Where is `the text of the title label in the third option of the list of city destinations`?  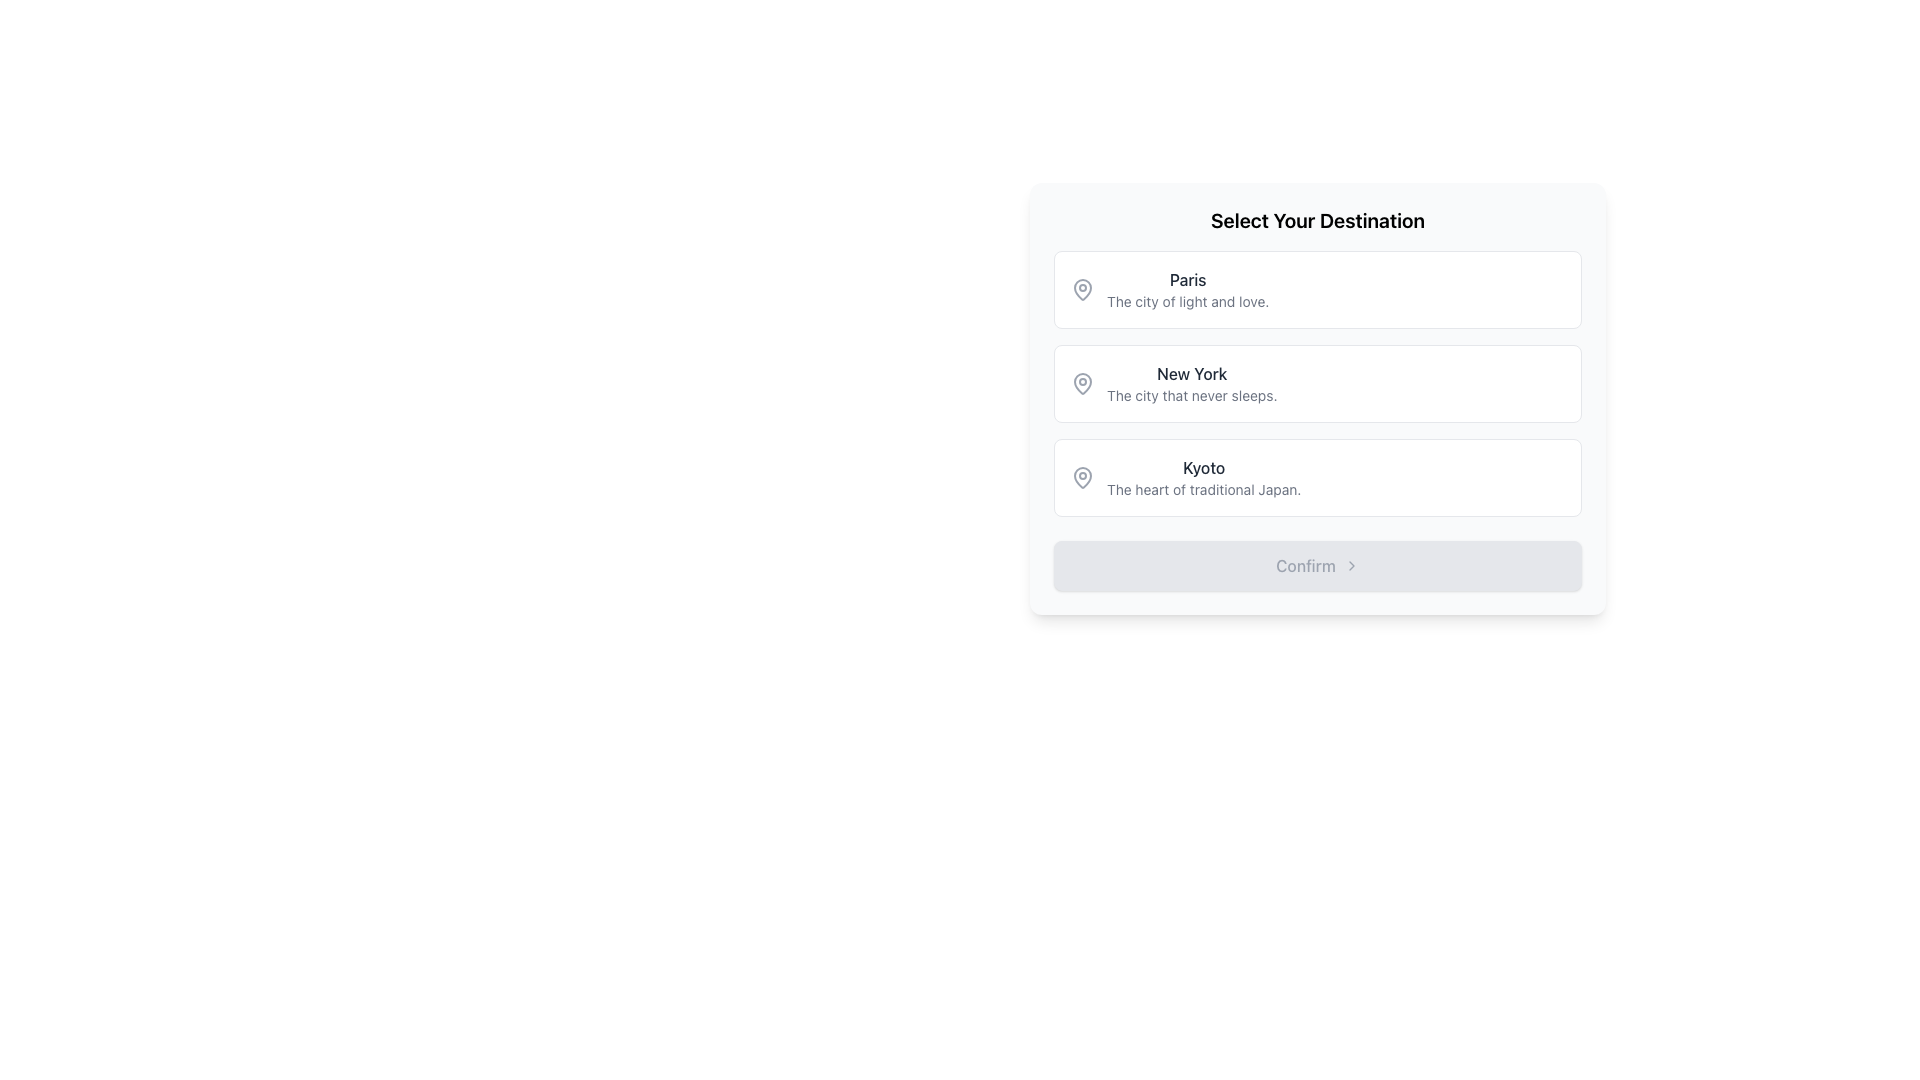 the text of the title label in the third option of the list of city destinations is located at coordinates (1203, 467).